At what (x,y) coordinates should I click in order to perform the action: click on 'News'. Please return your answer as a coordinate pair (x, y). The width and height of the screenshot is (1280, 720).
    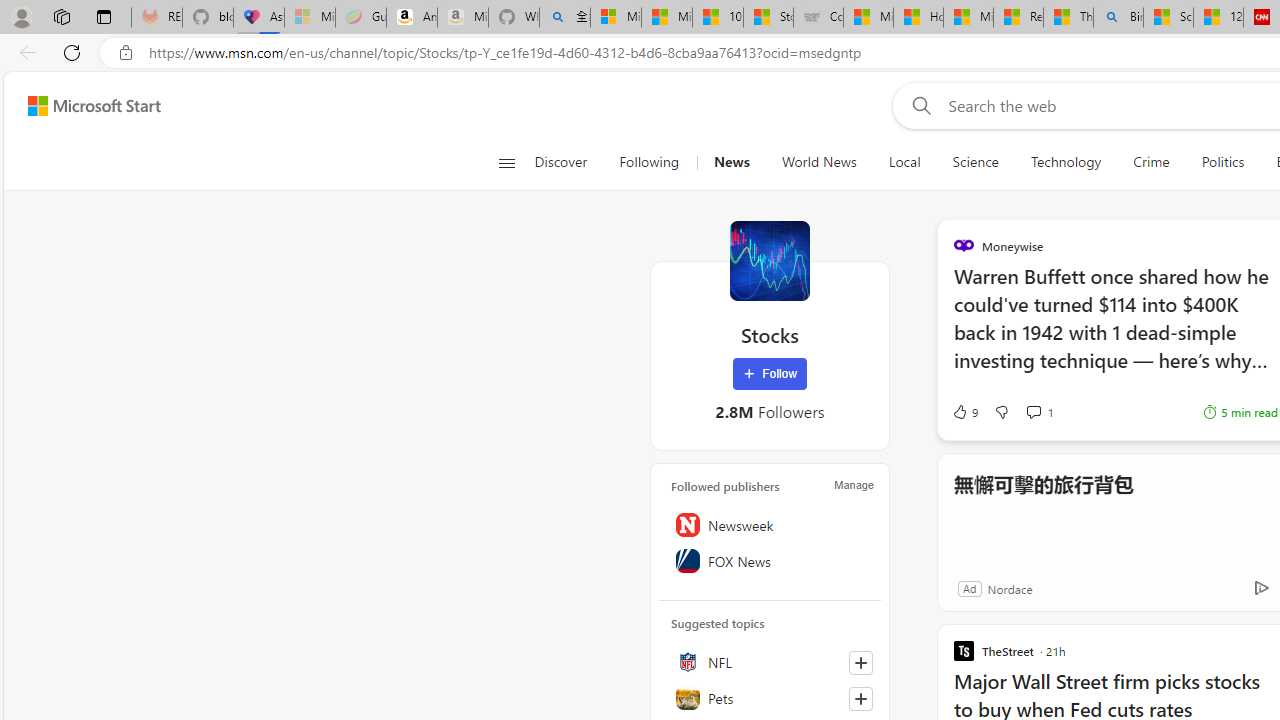
    Looking at the image, I should click on (730, 162).